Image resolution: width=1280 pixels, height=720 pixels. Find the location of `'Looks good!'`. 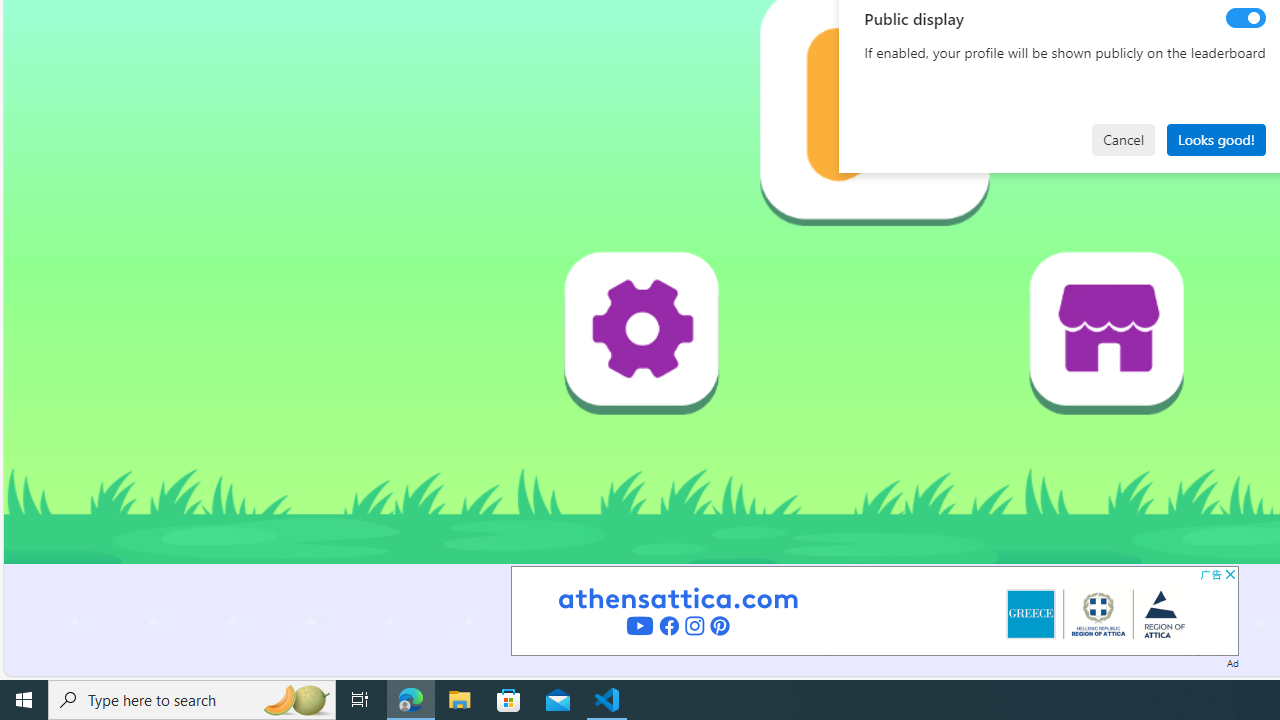

'Looks good!' is located at coordinates (1215, 138).